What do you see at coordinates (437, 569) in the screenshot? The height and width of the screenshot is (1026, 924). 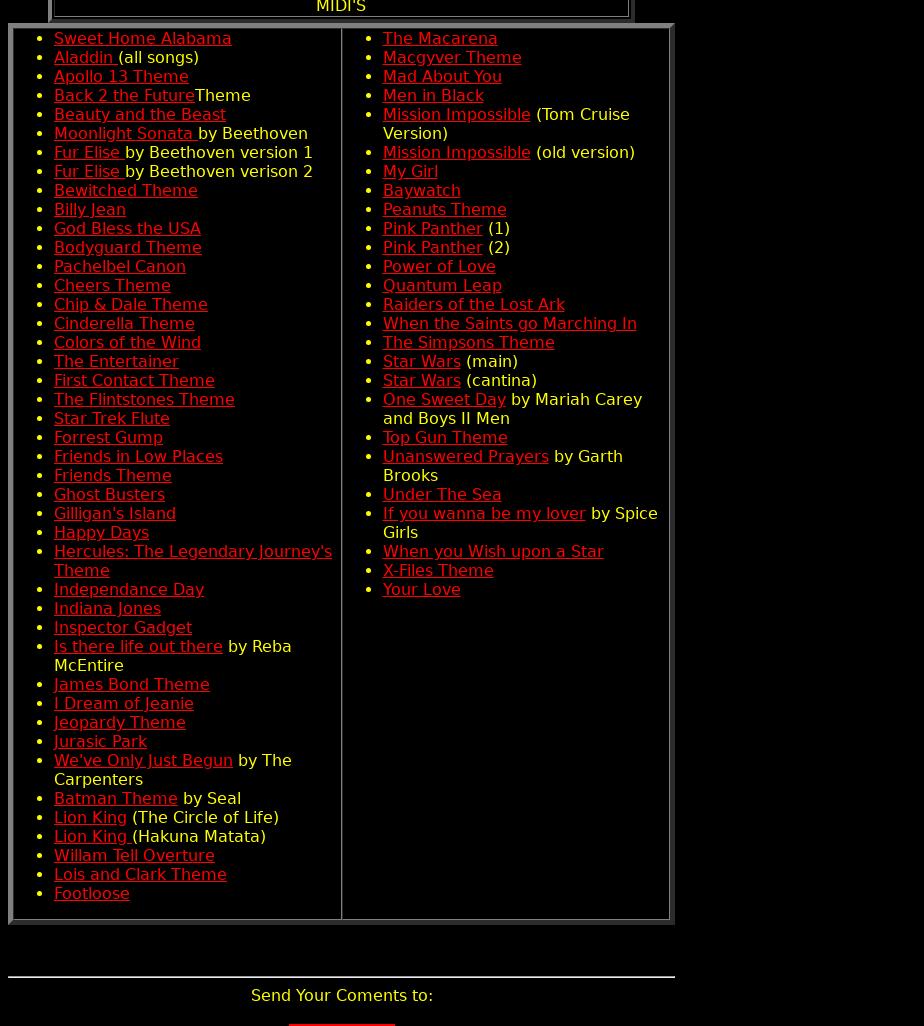 I see `'X-Files Theme'` at bounding box center [437, 569].